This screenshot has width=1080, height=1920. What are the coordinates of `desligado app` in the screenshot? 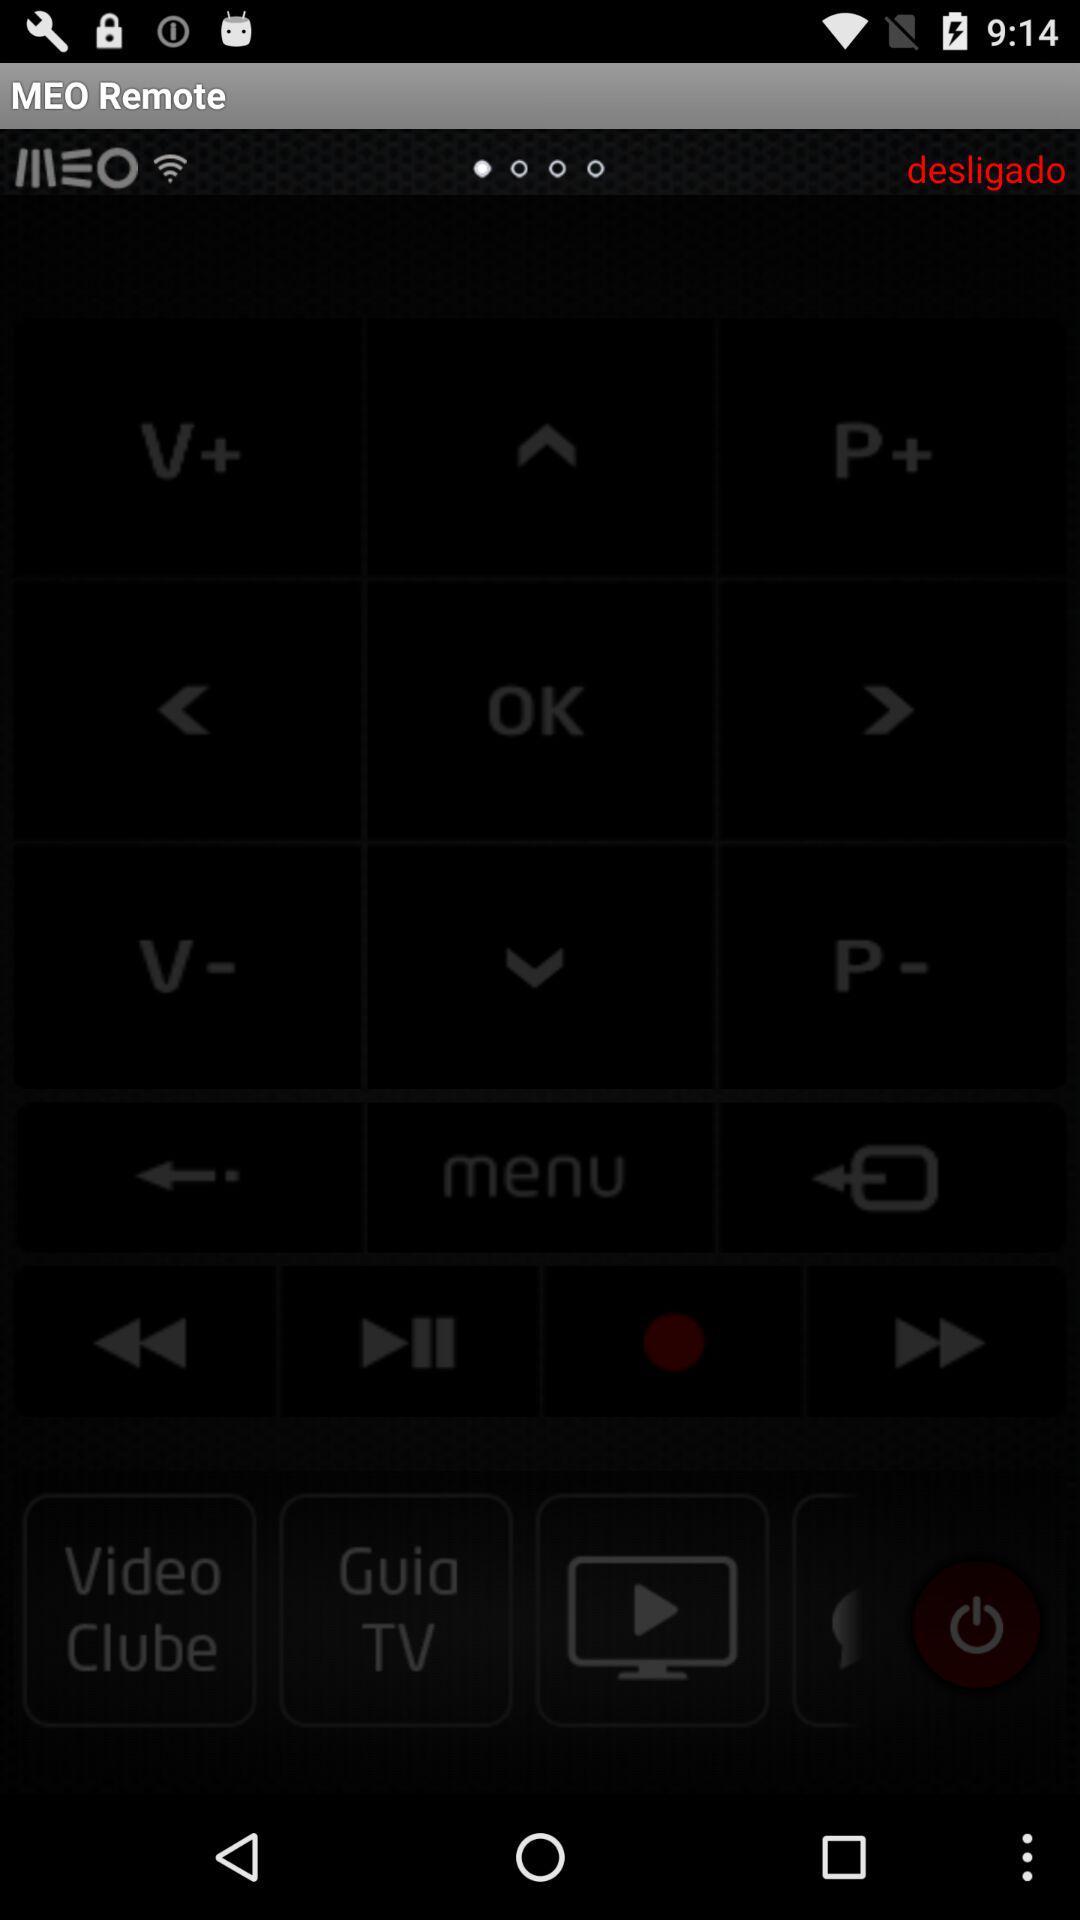 It's located at (985, 168).